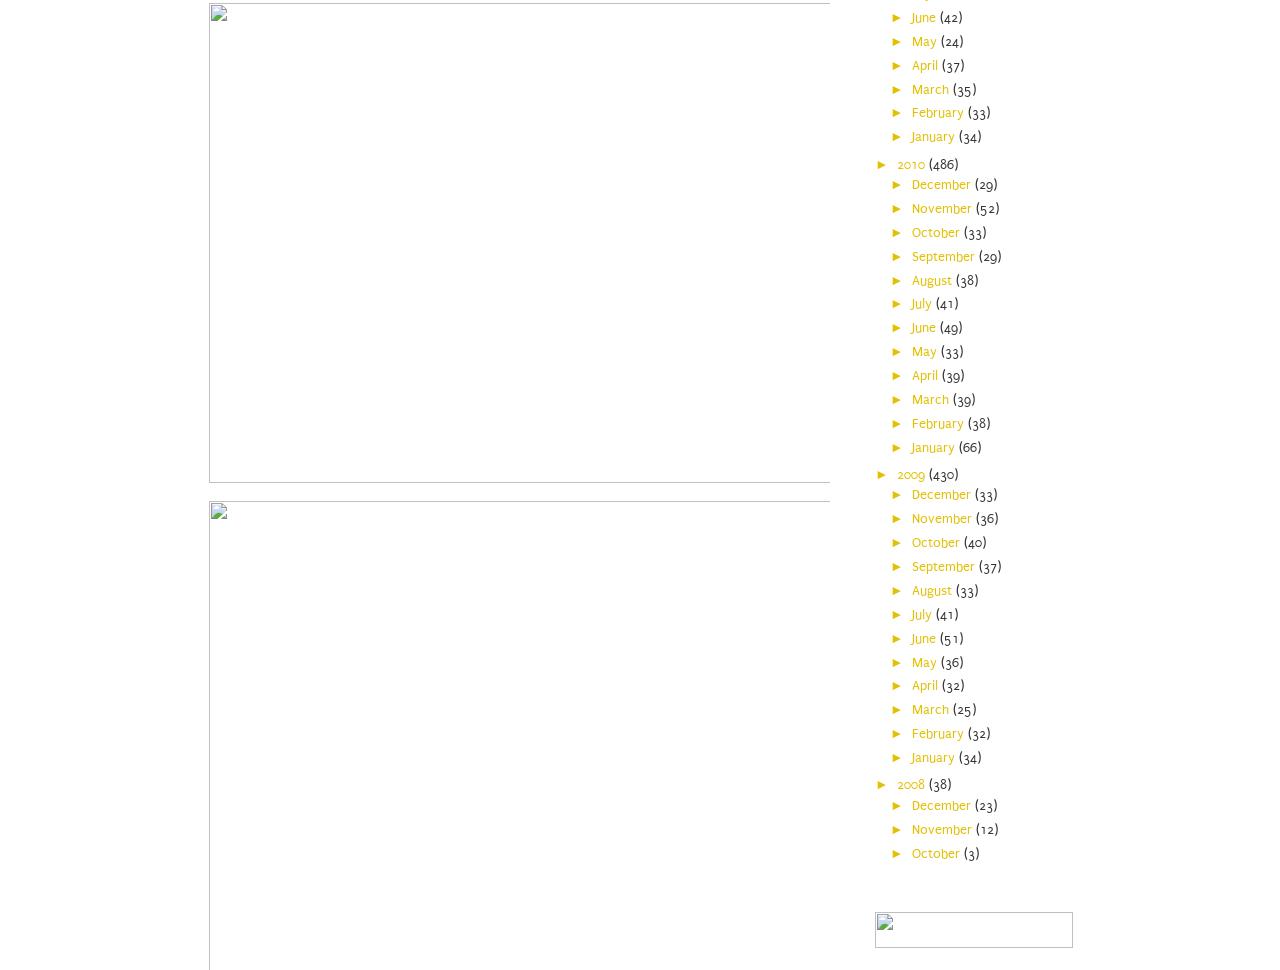  Describe the element at coordinates (938, 16) in the screenshot. I see `'(42)'` at that location.